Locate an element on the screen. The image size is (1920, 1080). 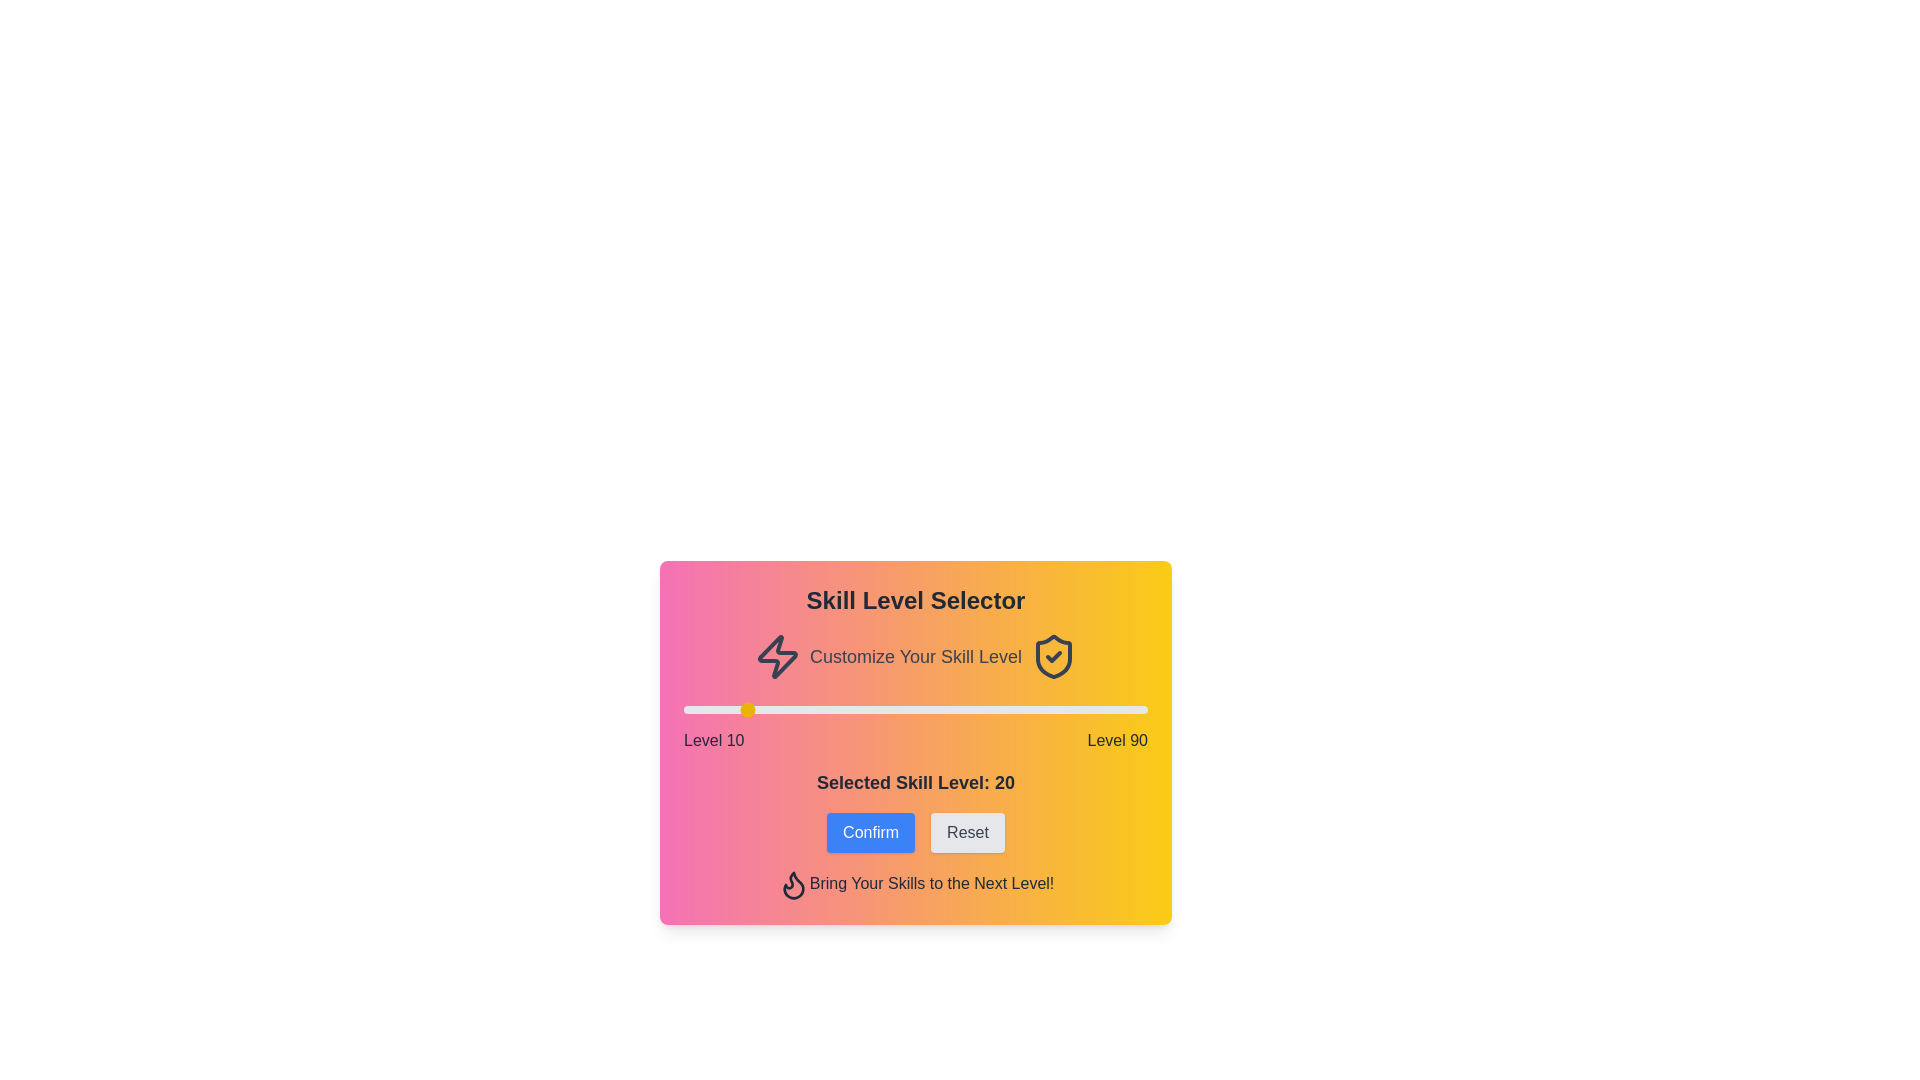
the slider to observe any potential interactions is located at coordinates (915, 708).